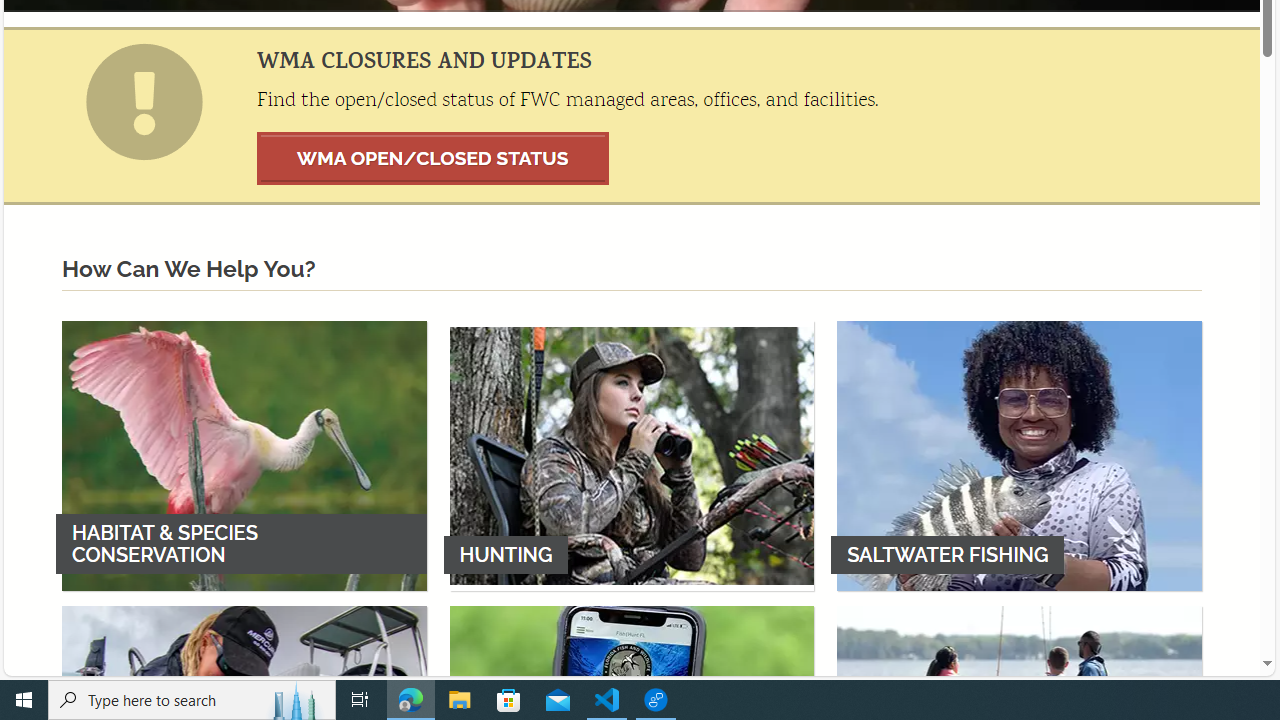 This screenshot has width=1280, height=720. What do you see at coordinates (631, 455) in the screenshot?
I see `'HUNTING'` at bounding box center [631, 455].